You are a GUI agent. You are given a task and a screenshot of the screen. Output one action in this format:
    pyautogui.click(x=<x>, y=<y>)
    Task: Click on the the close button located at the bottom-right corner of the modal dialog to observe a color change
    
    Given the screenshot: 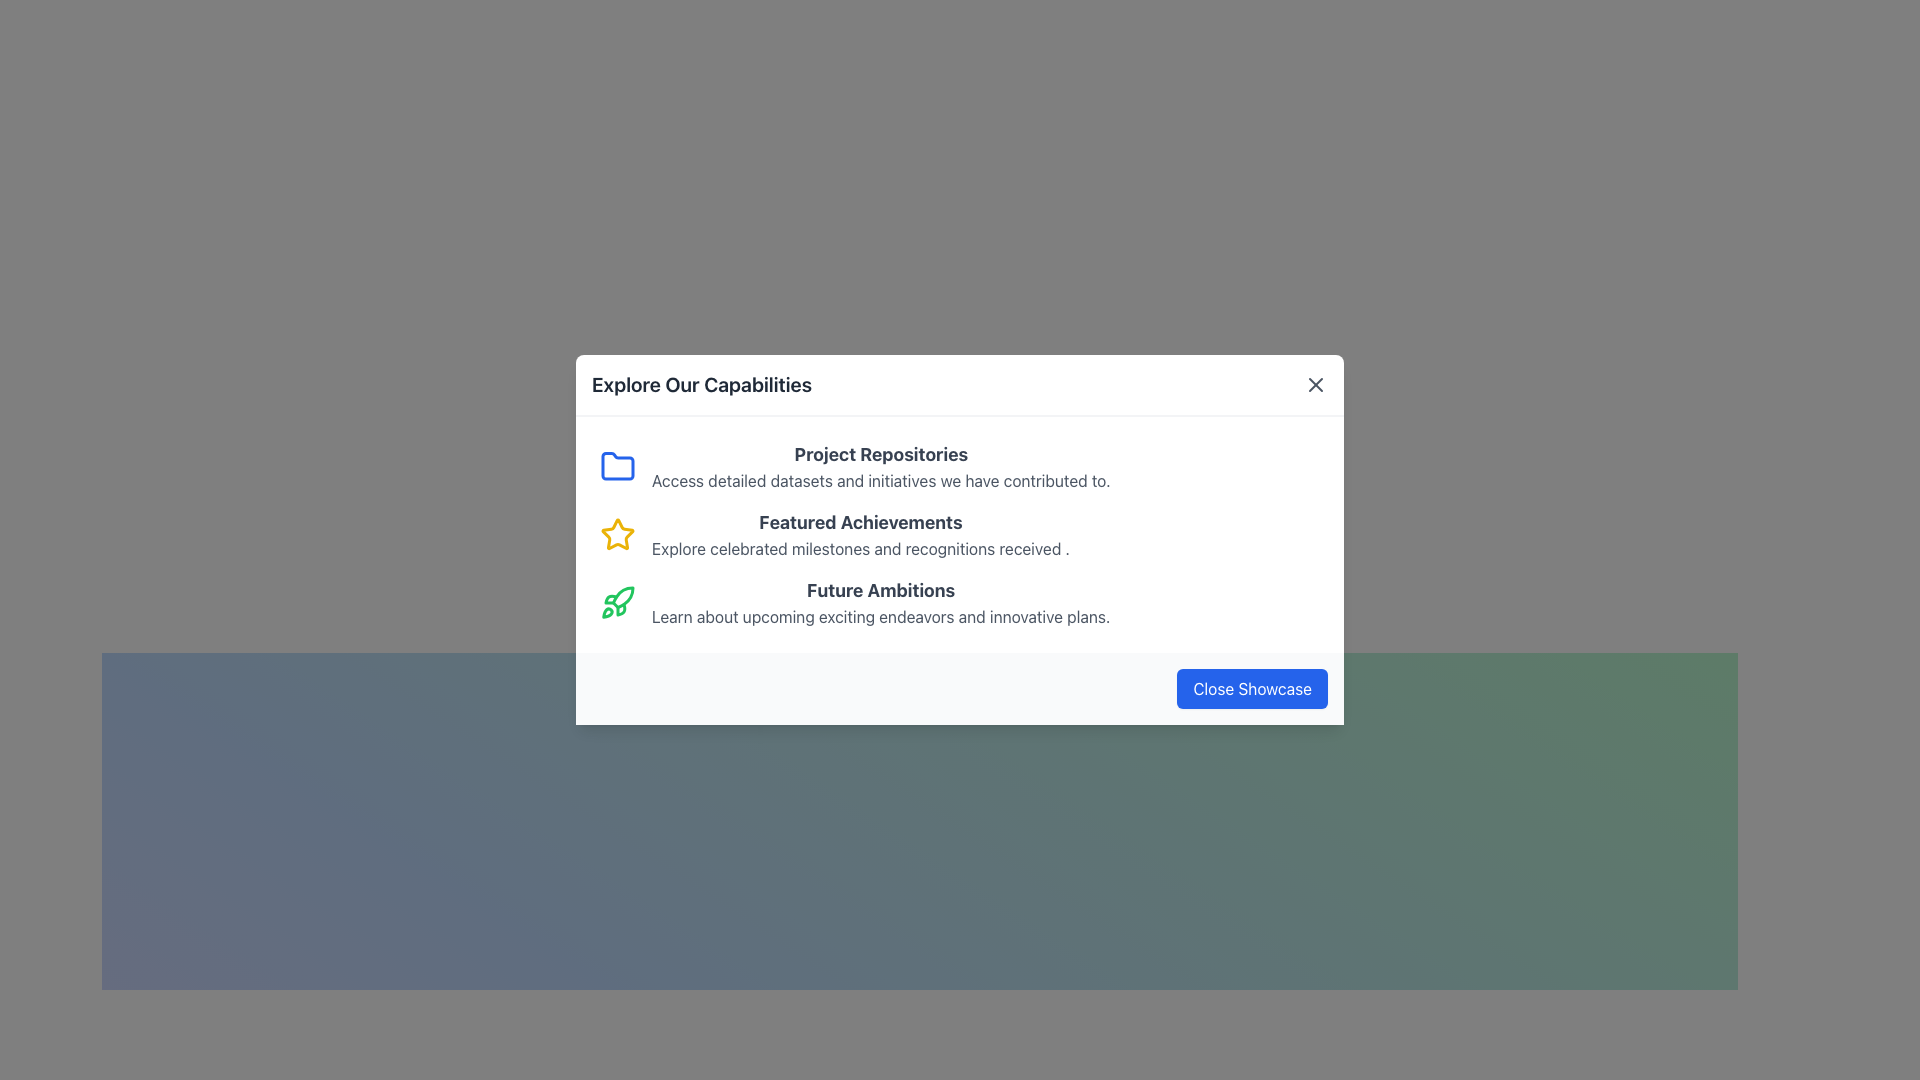 What is the action you would take?
    pyautogui.click(x=1251, y=688)
    